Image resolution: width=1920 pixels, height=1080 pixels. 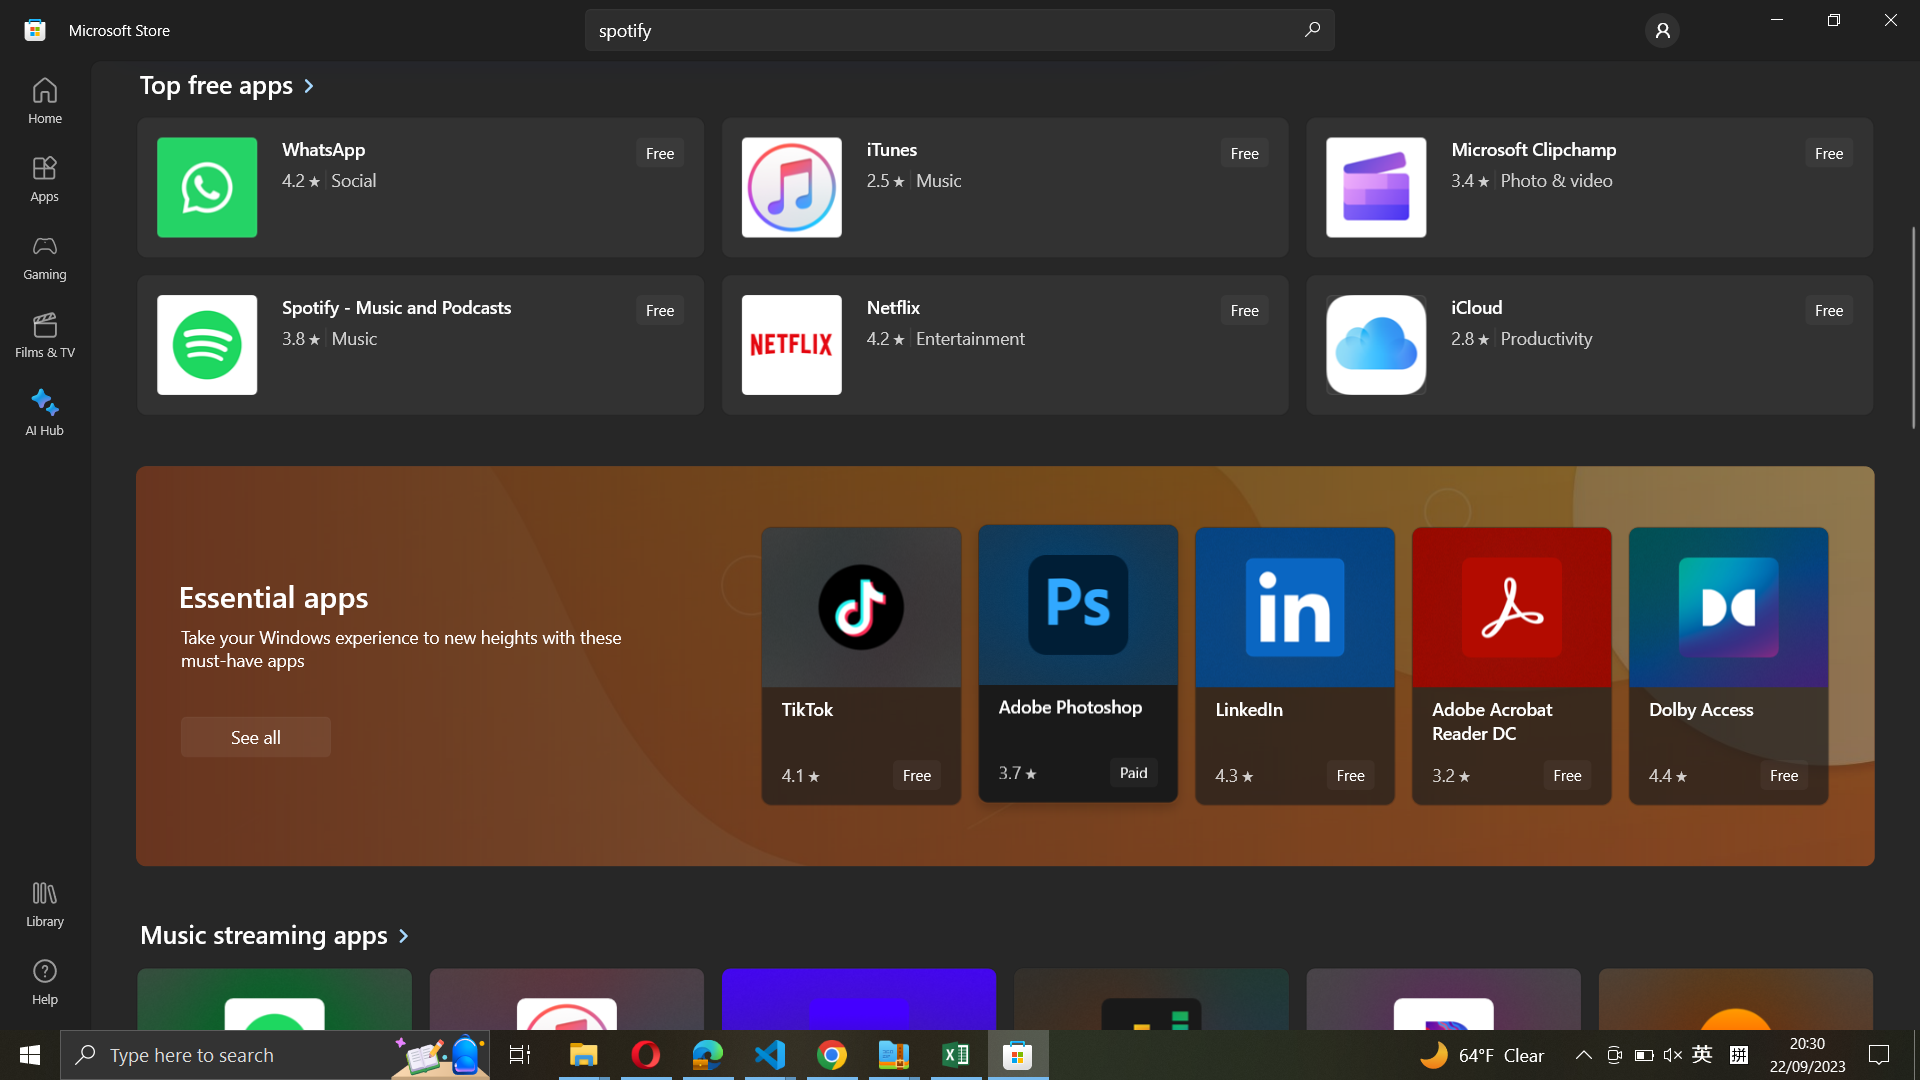 What do you see at coordinates (1727, 666) in the screenshot?
I see `Dolby Access` at bounding box center [1727, 666].